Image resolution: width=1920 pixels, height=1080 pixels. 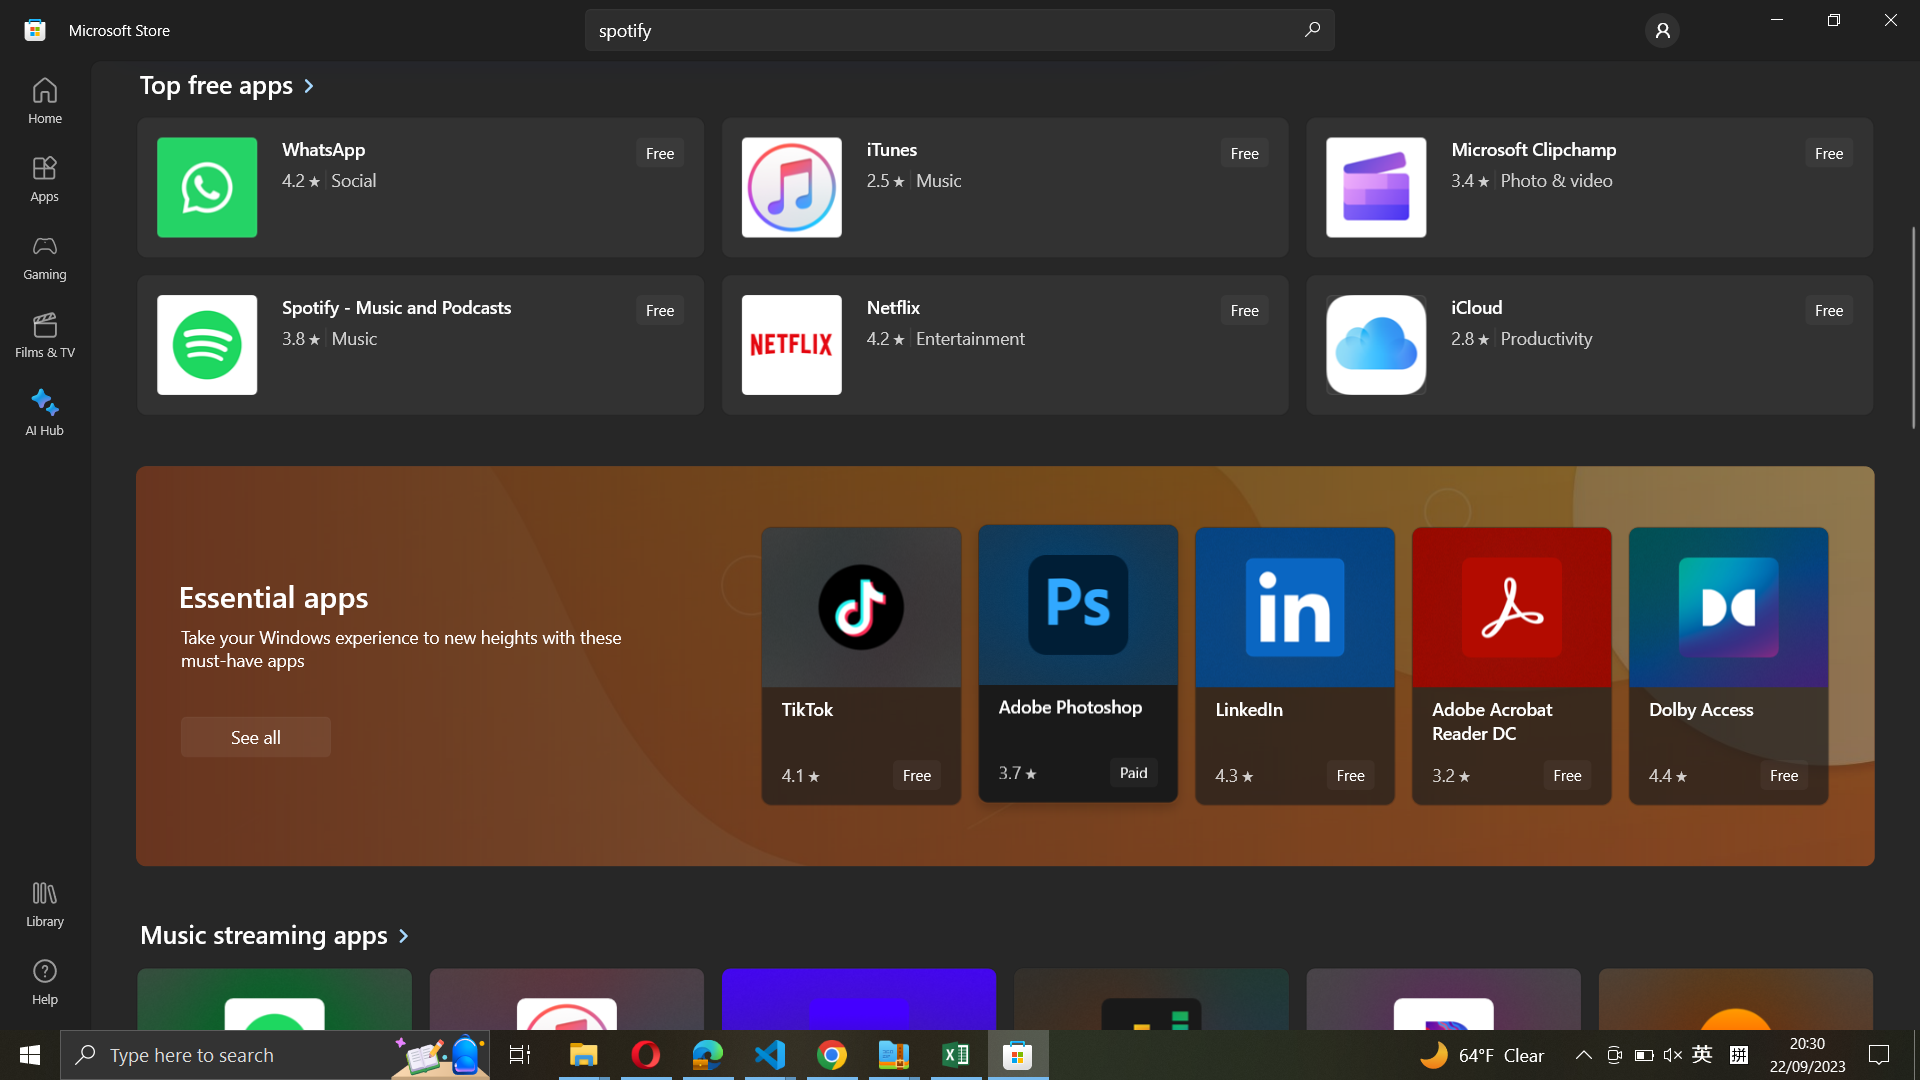 What do you see at coordinates (1727, 666) in the screenshot?
I see `Dolby Access` at bounding box center [1727, 666].